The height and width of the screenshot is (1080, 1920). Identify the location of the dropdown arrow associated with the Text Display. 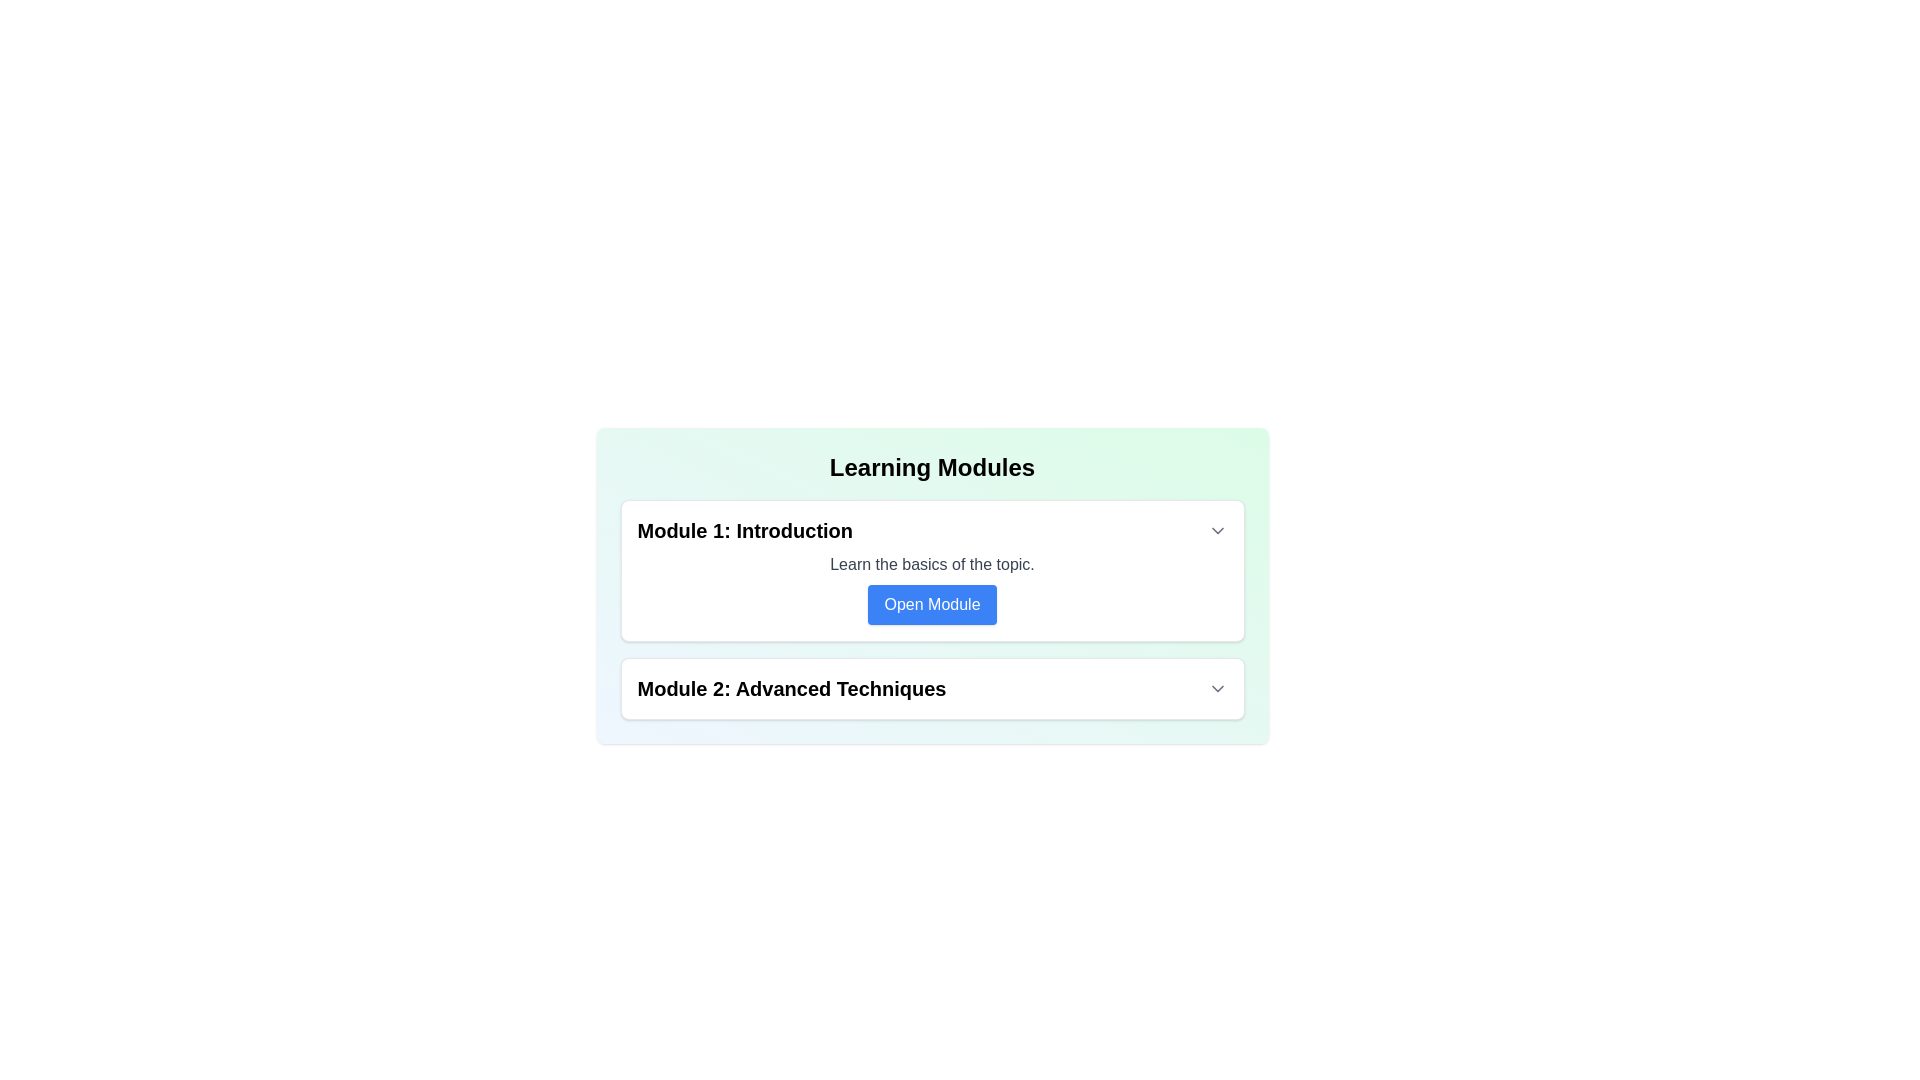
(931, 688).